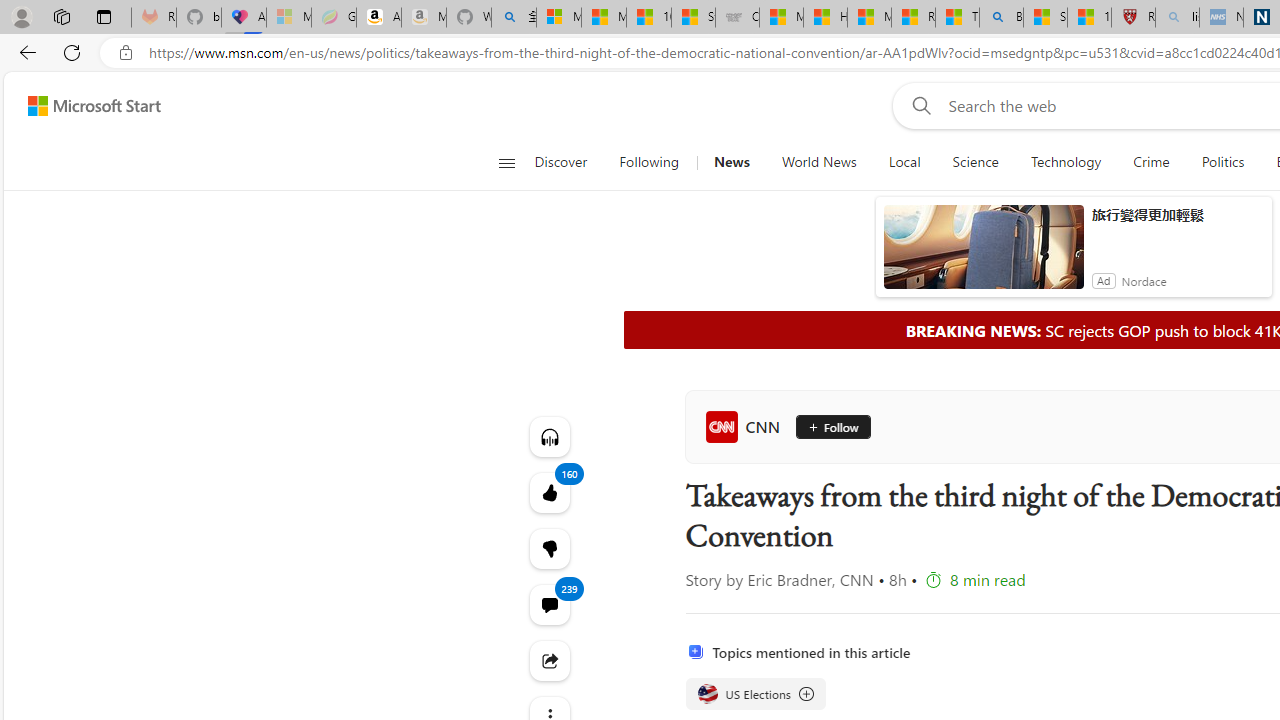 Image resolution: width=1280 pixels, height=720 pixels. Describe the element at coordinates (1151, 162) in the screenshot. I see `'Crime'` at that location.